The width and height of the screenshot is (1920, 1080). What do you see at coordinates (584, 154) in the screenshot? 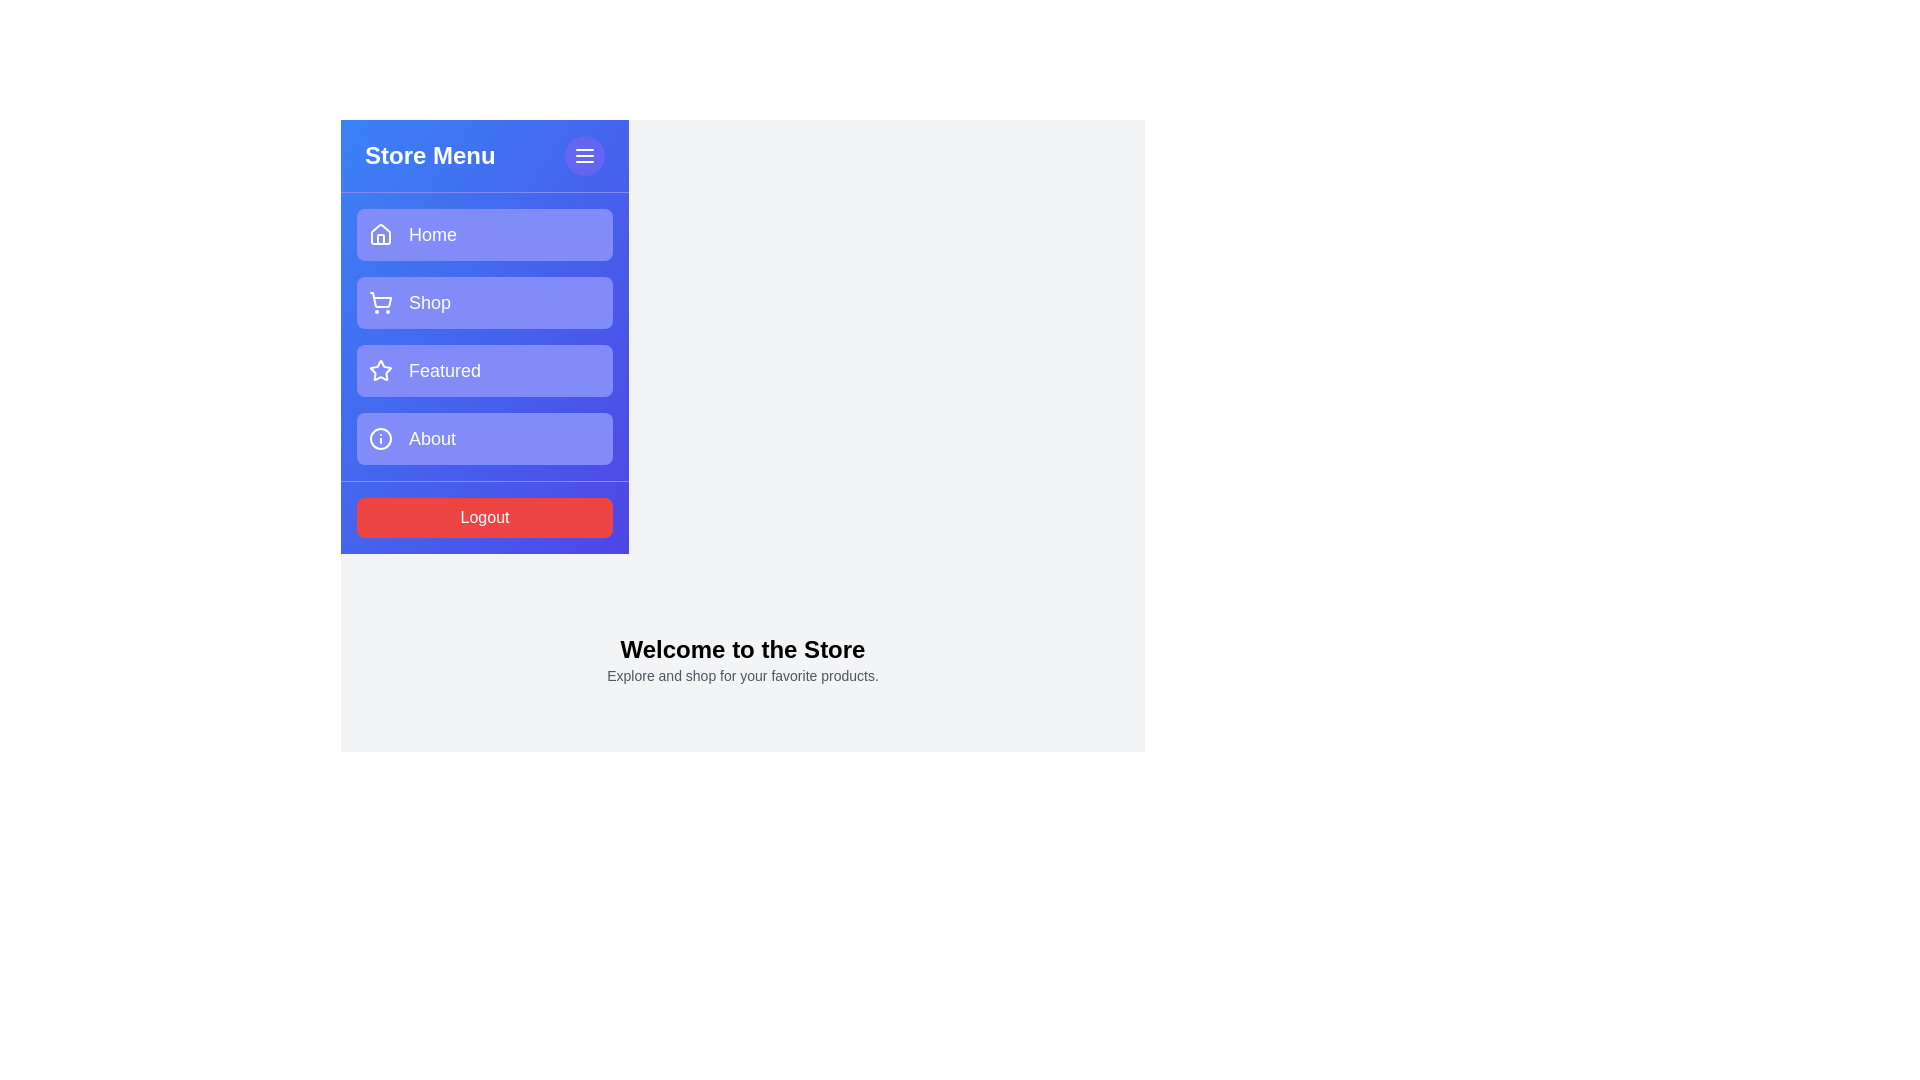
I see `the menu button to toggle the drawer` at bounding box center [584, 154].